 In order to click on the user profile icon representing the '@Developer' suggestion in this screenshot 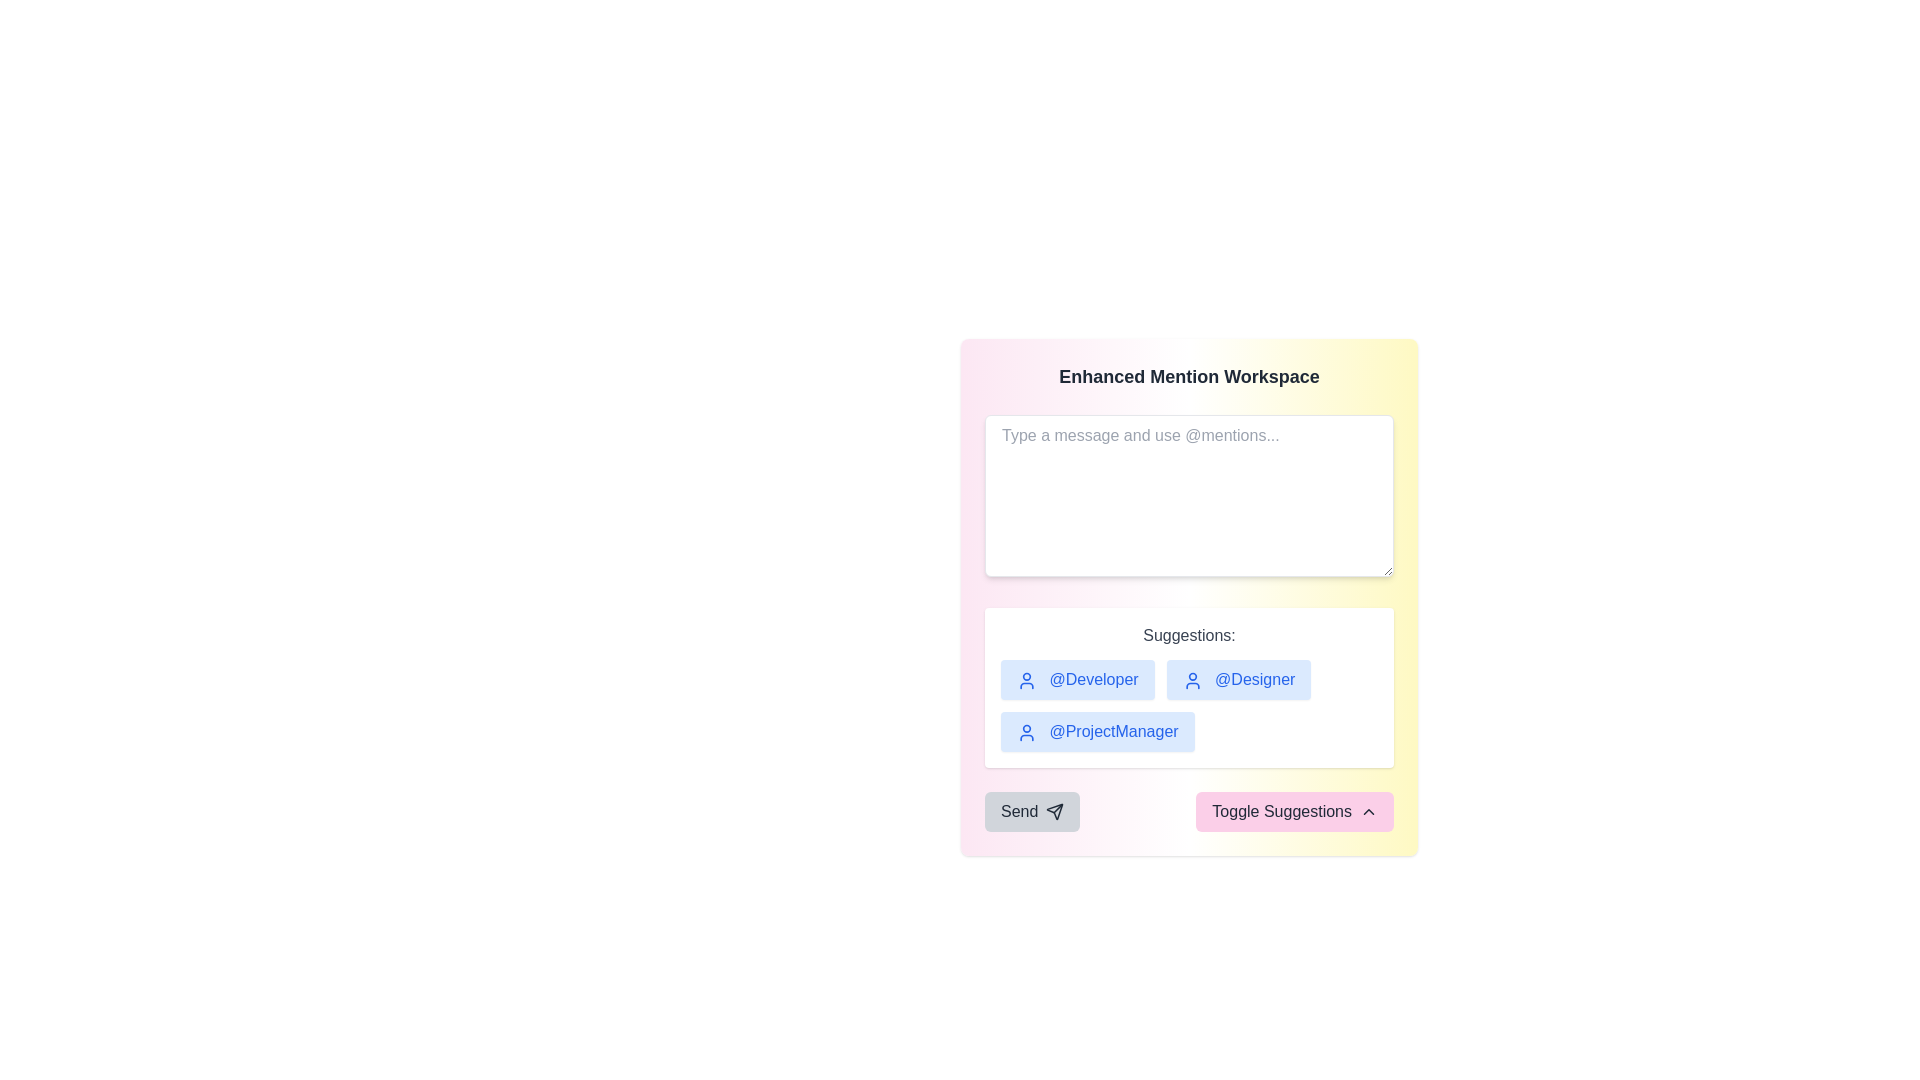, I will do `click(1027, 680)`.